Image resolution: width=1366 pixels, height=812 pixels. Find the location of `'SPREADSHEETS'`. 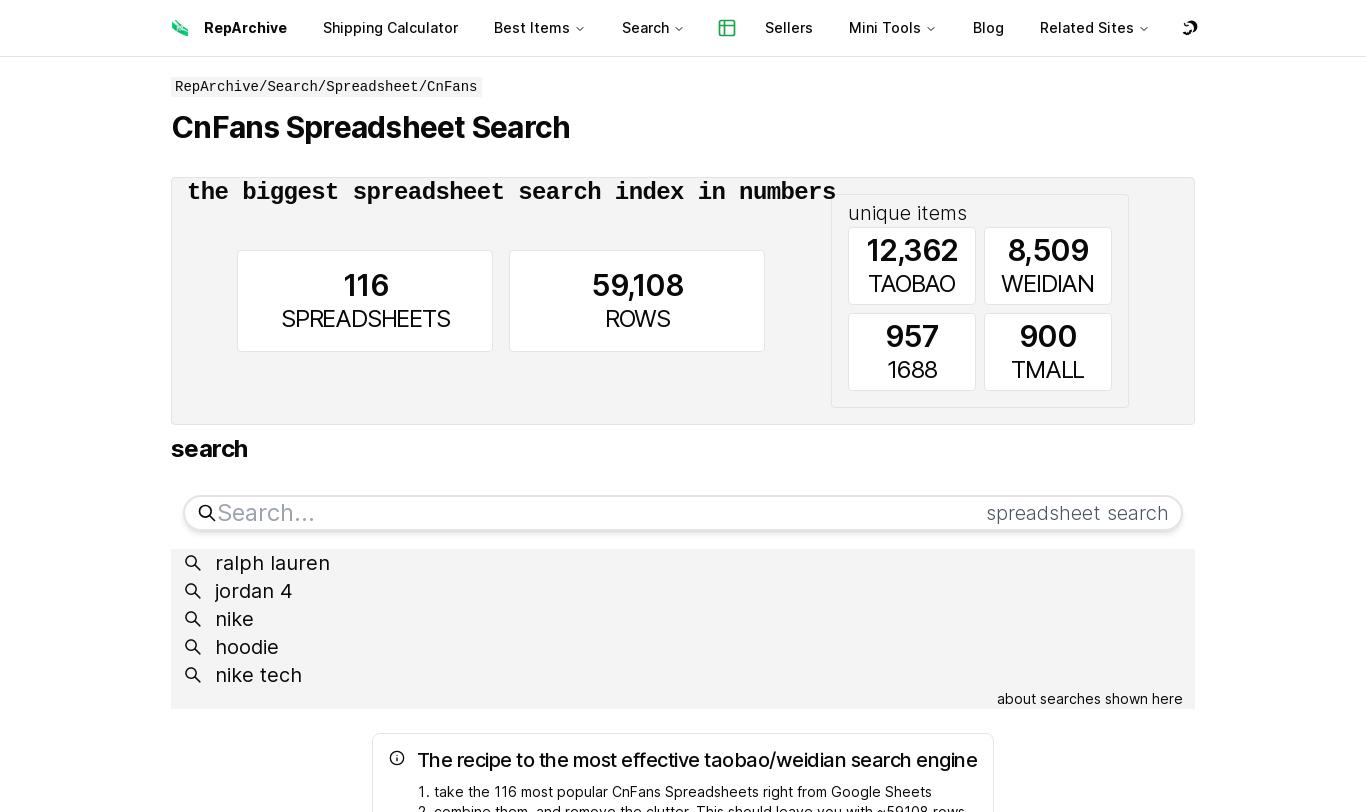

'SPREADSHEETS' is located at coordinates (363, 318).